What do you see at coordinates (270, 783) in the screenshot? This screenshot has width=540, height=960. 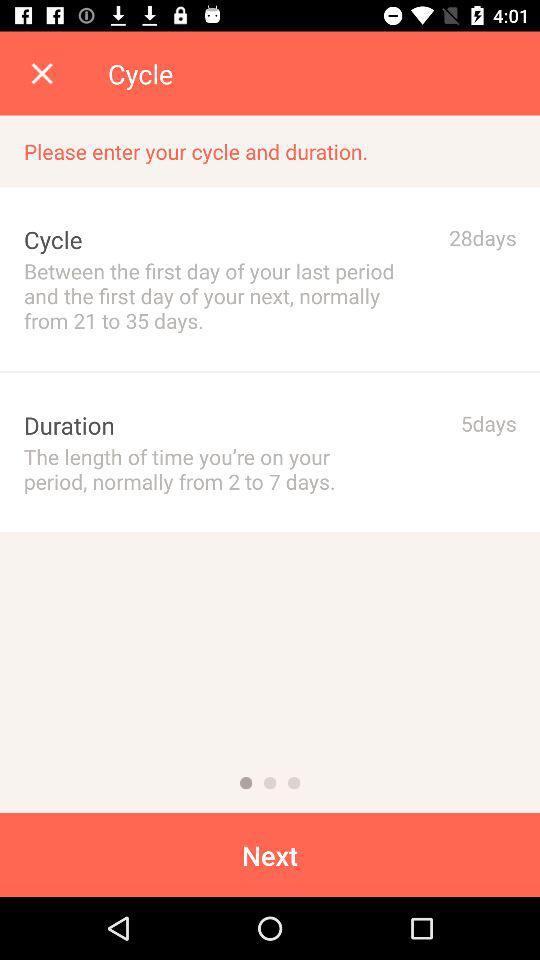 I see `2nd of 3 pages` at bounding box center [270, 783].